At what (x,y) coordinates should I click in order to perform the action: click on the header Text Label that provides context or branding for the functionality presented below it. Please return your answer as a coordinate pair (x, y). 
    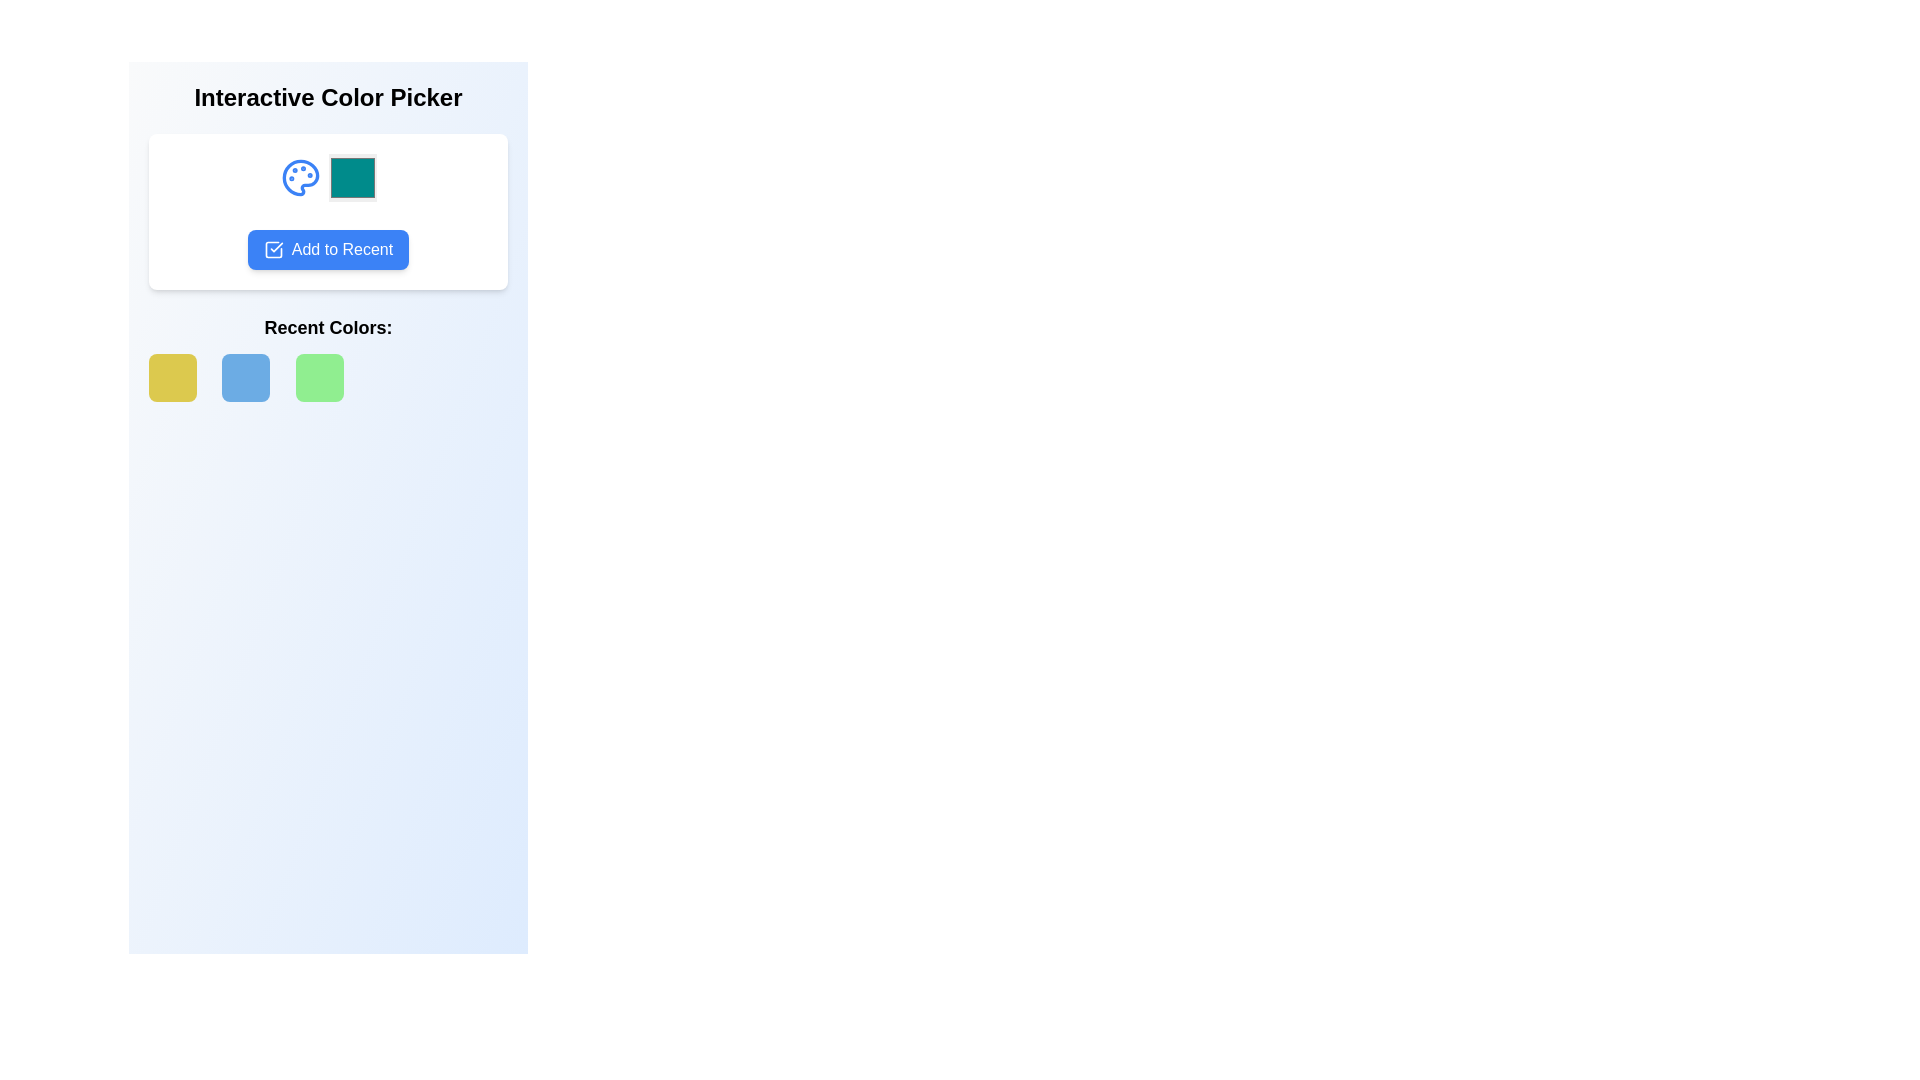
    Looking at the image, I should click on (328, 97).